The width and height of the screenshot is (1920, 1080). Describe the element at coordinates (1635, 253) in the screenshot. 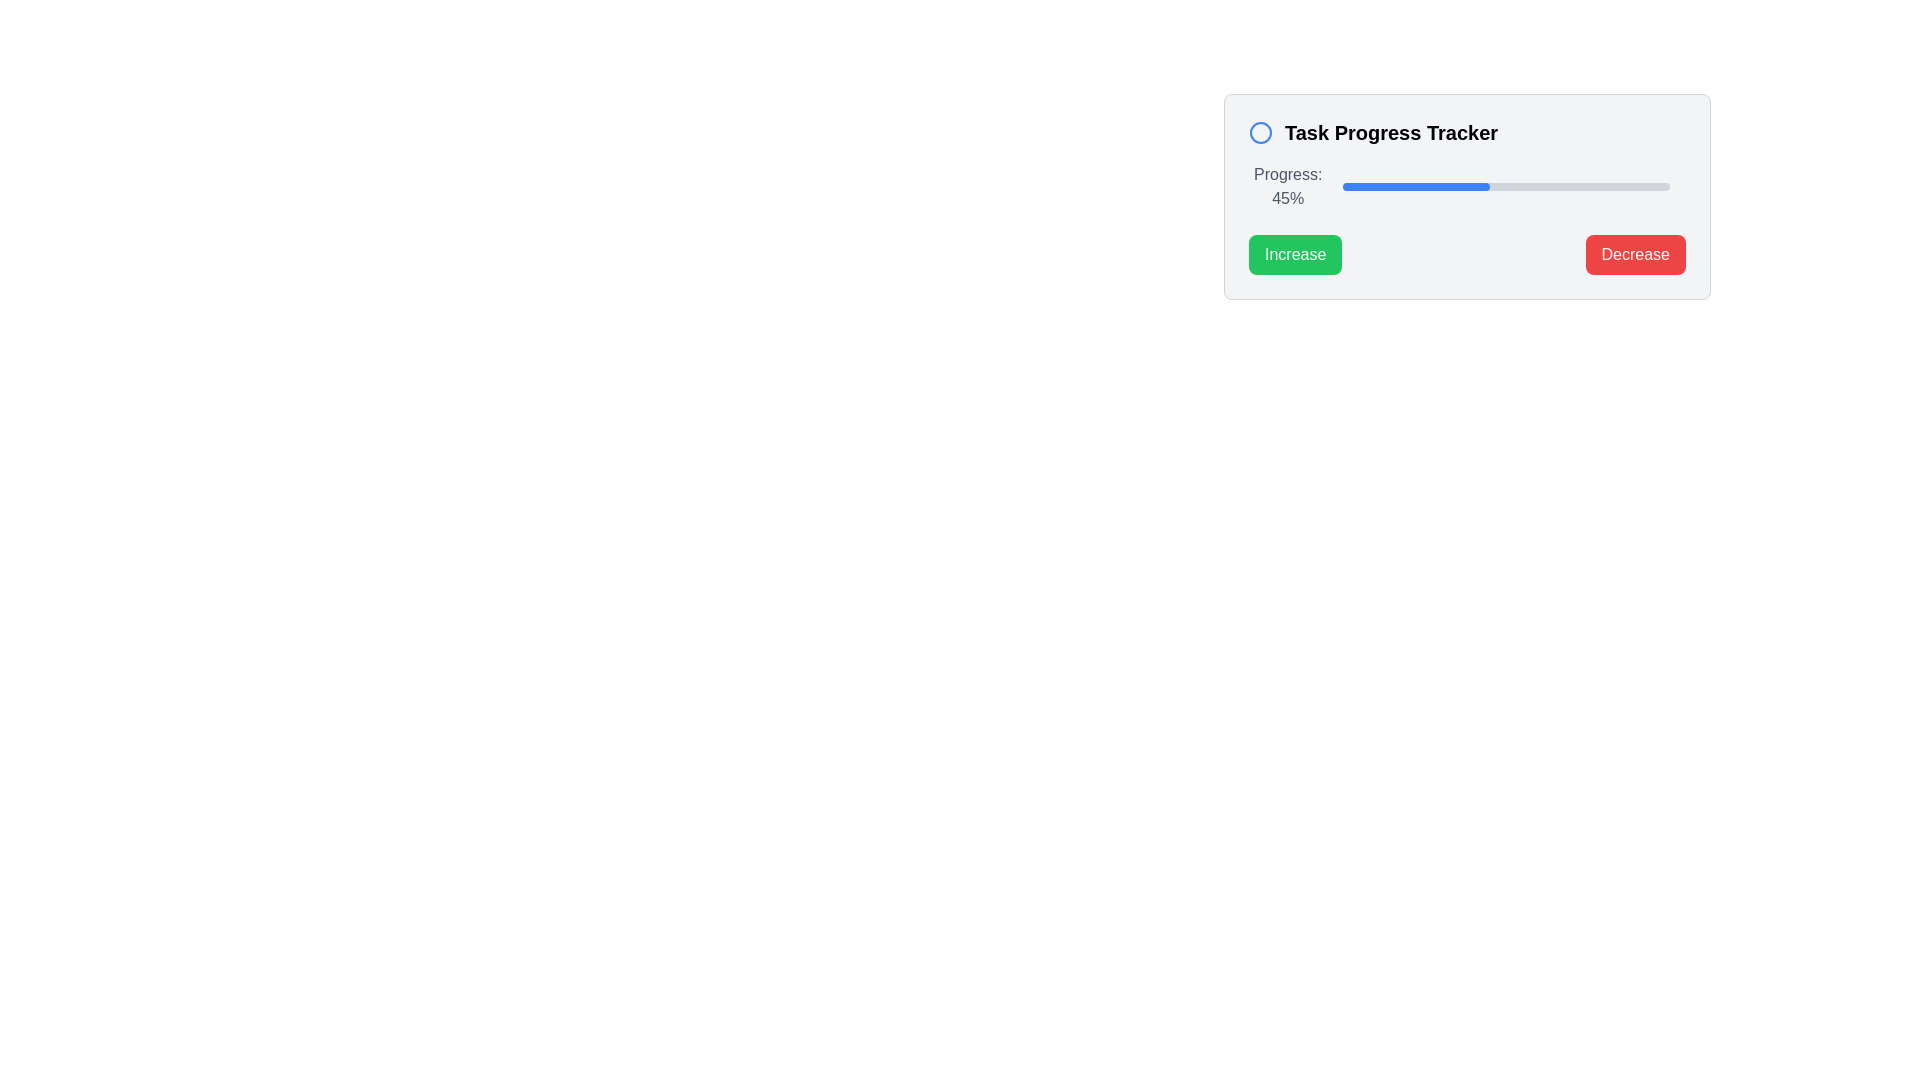

I see `the 'Decrease' button, which is a red rectangular button with white text, styled with rounded corners and located to the right of the 'Increase' button within a task progress tracker panel` at that location.